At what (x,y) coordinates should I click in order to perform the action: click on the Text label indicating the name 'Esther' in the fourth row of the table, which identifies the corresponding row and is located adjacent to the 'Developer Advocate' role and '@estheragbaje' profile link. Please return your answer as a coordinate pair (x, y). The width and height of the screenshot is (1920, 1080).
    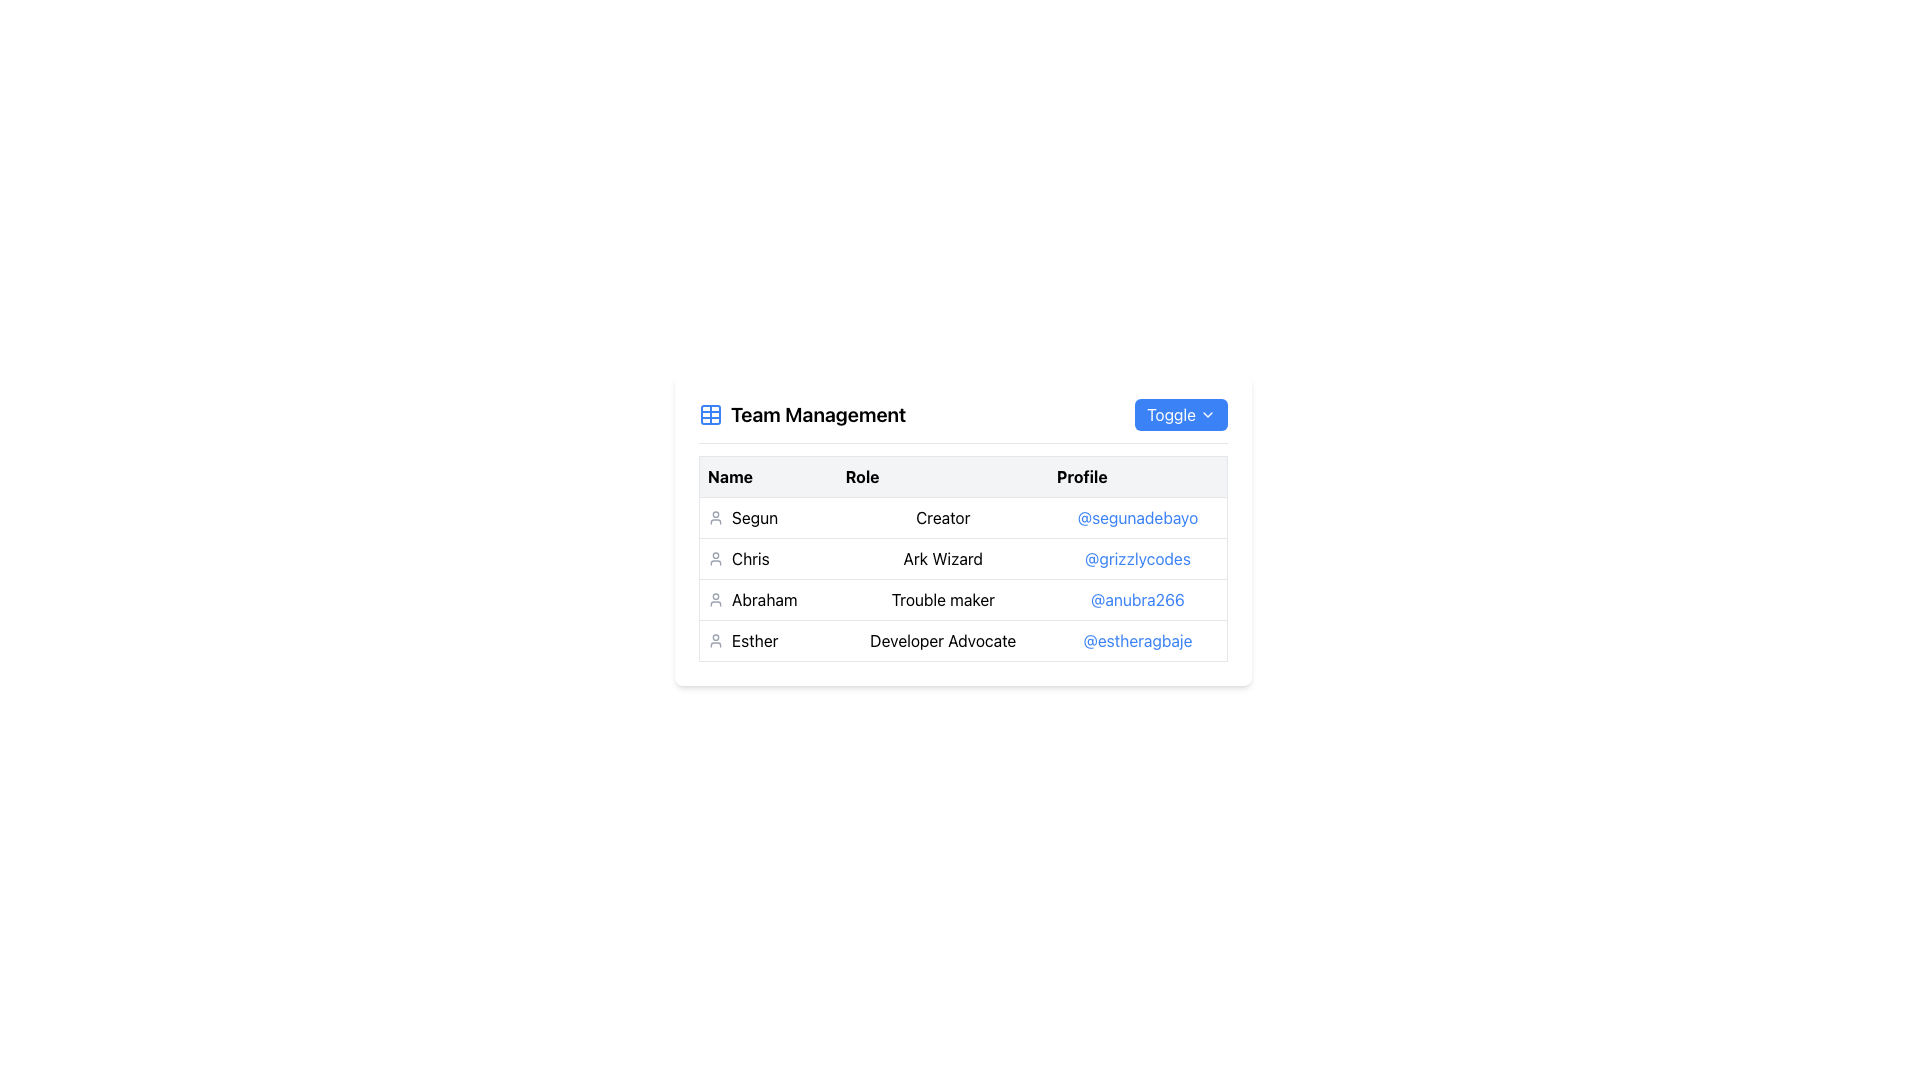
    Looking at the image, I should click on (767, 640).